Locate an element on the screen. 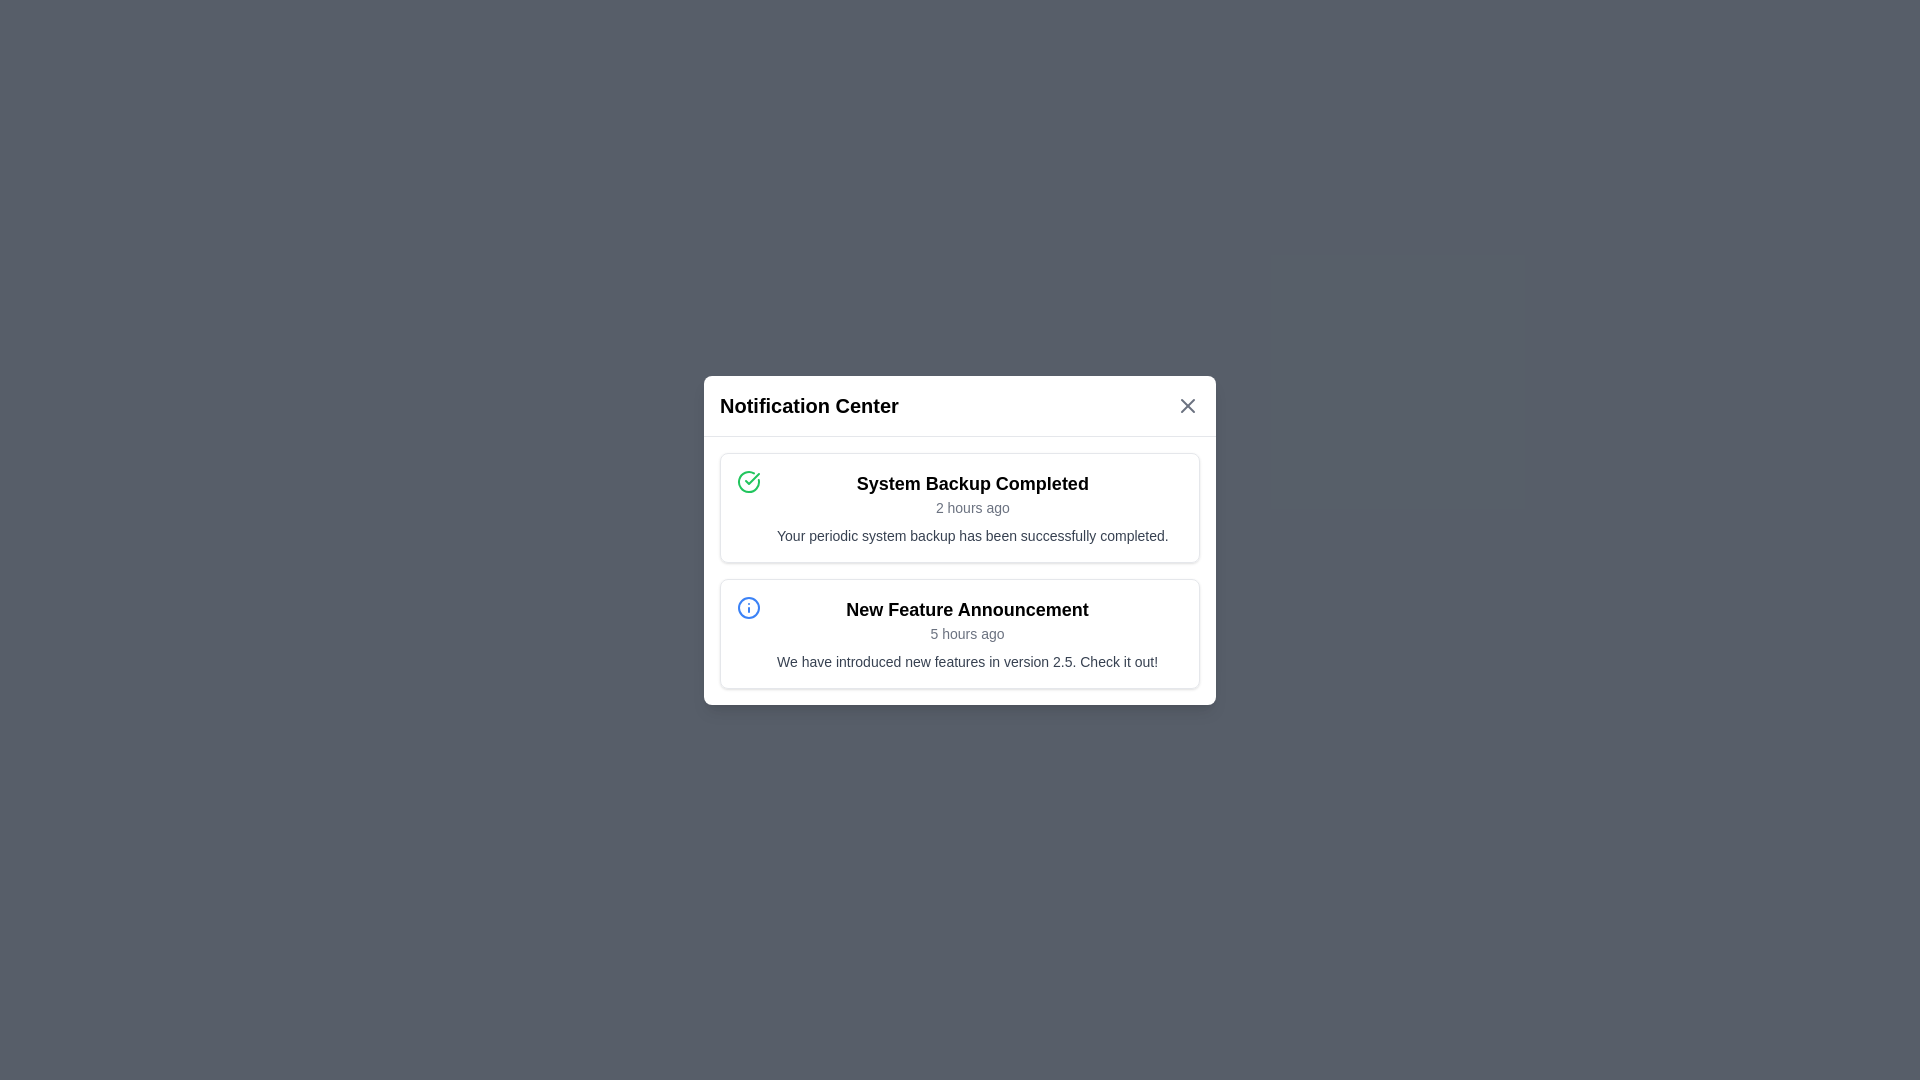 This screenshot has height=1080, width=1920. the static text label reading '5 hours ago,' which is positioned below the 'New Feature Announcement' header in the Notification Center popup is located at coordinates (967, 633).